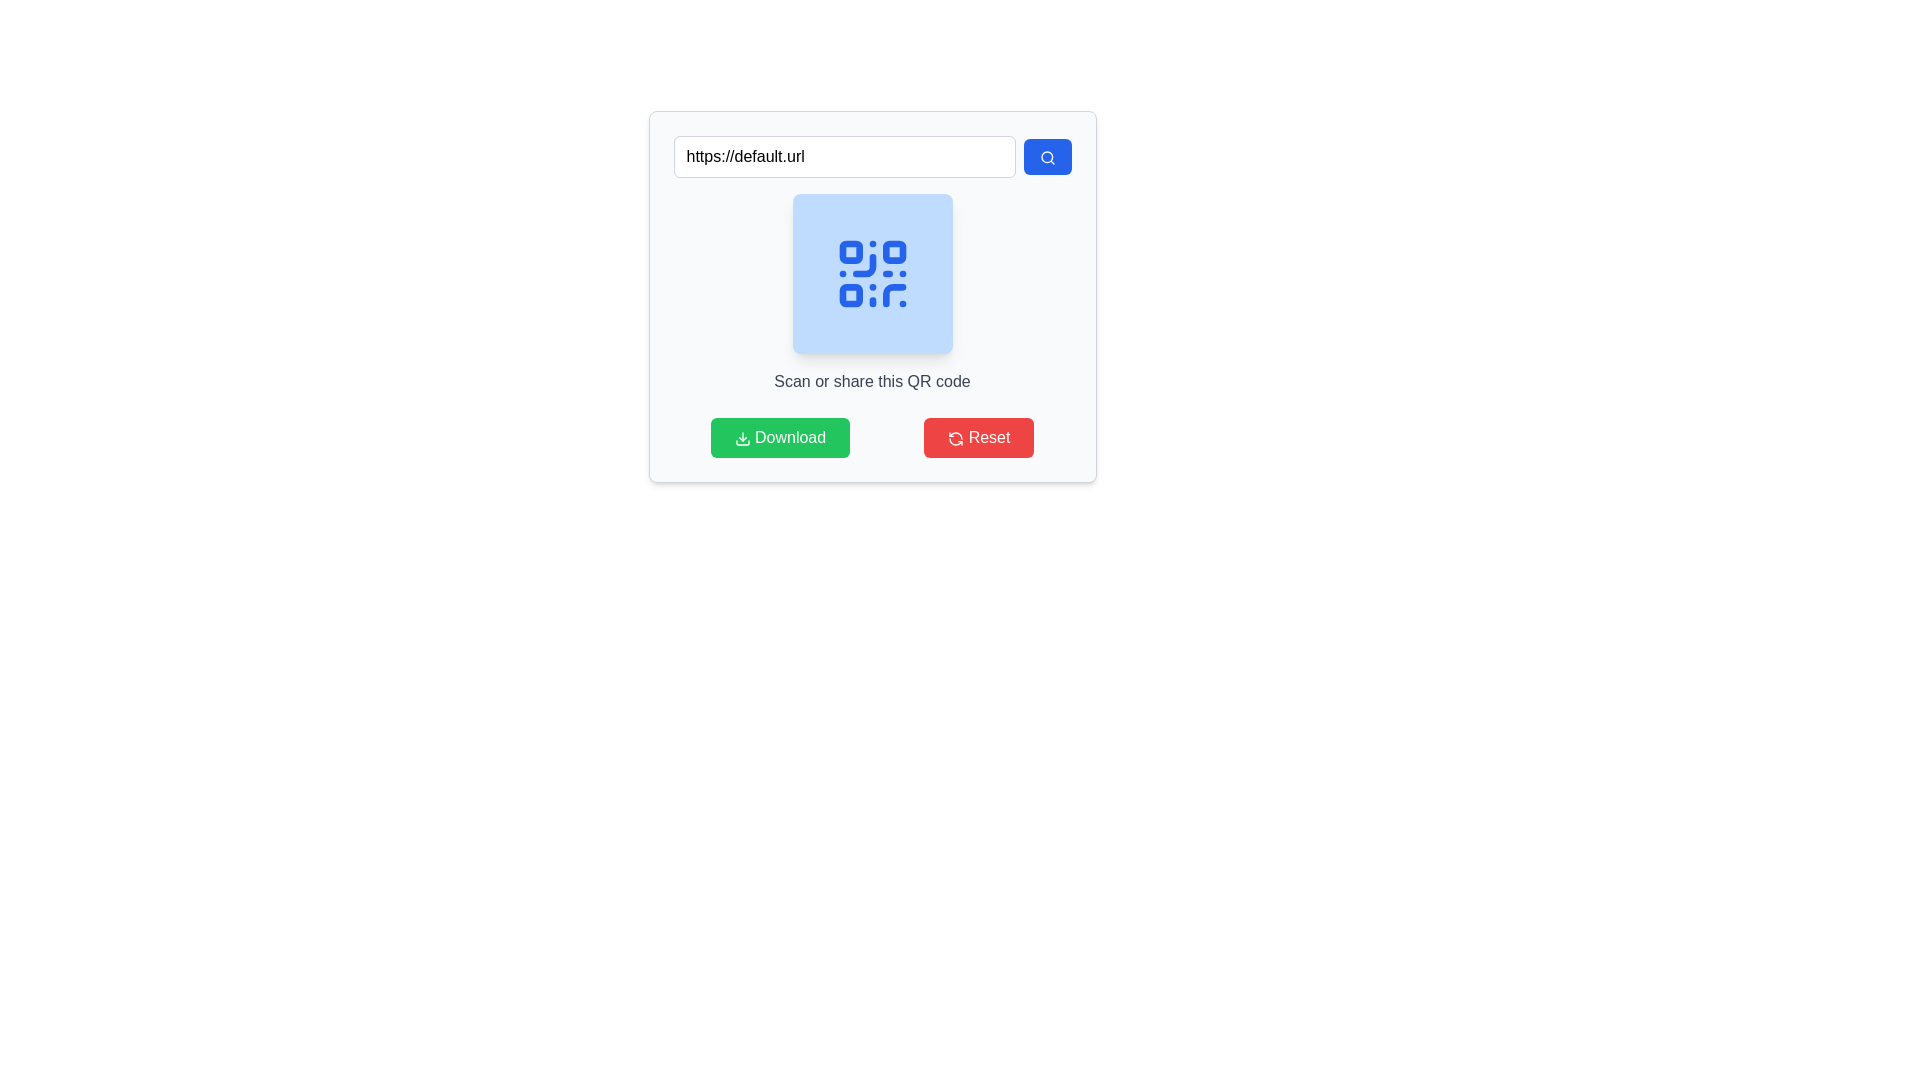 The height and width of the screenshot is (1080, 1920). Describe the element at coordinates (1046, 156) in the screenshot. I see `the search button located at the far right of the input field` at that location.